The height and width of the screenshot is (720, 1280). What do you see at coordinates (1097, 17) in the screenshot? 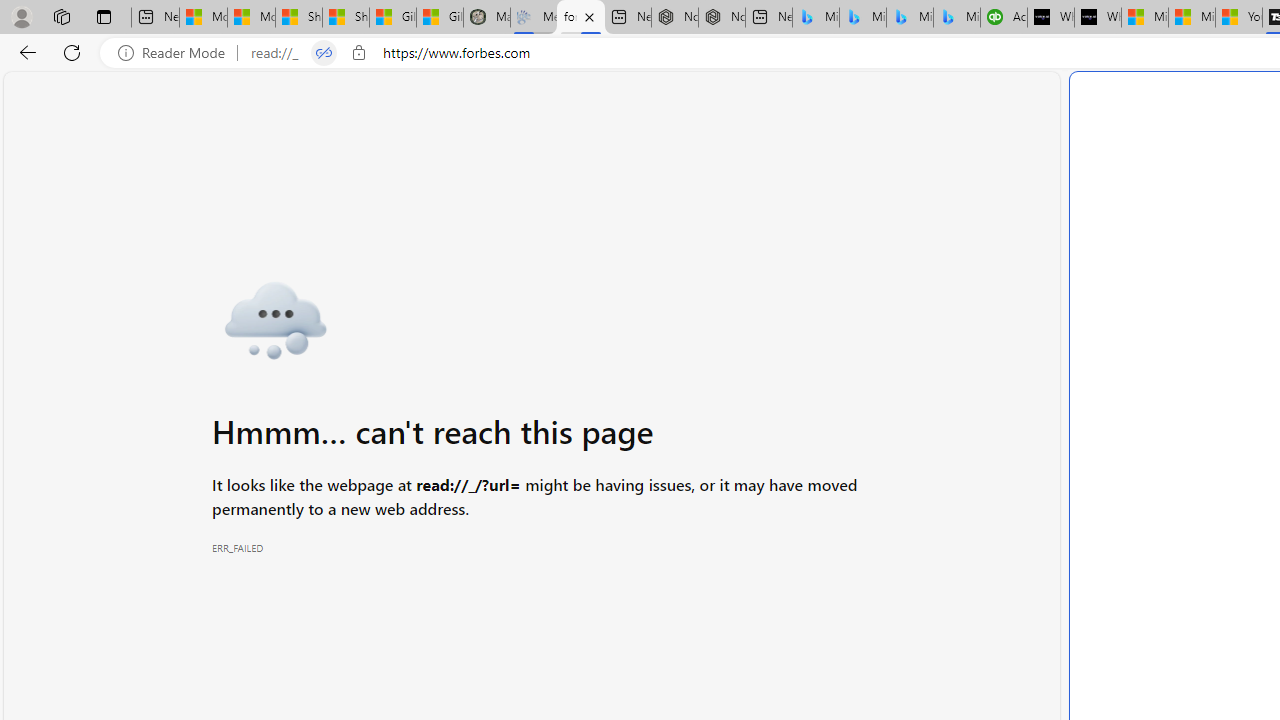
I see `'What'` at bounding box center [1097, 17].